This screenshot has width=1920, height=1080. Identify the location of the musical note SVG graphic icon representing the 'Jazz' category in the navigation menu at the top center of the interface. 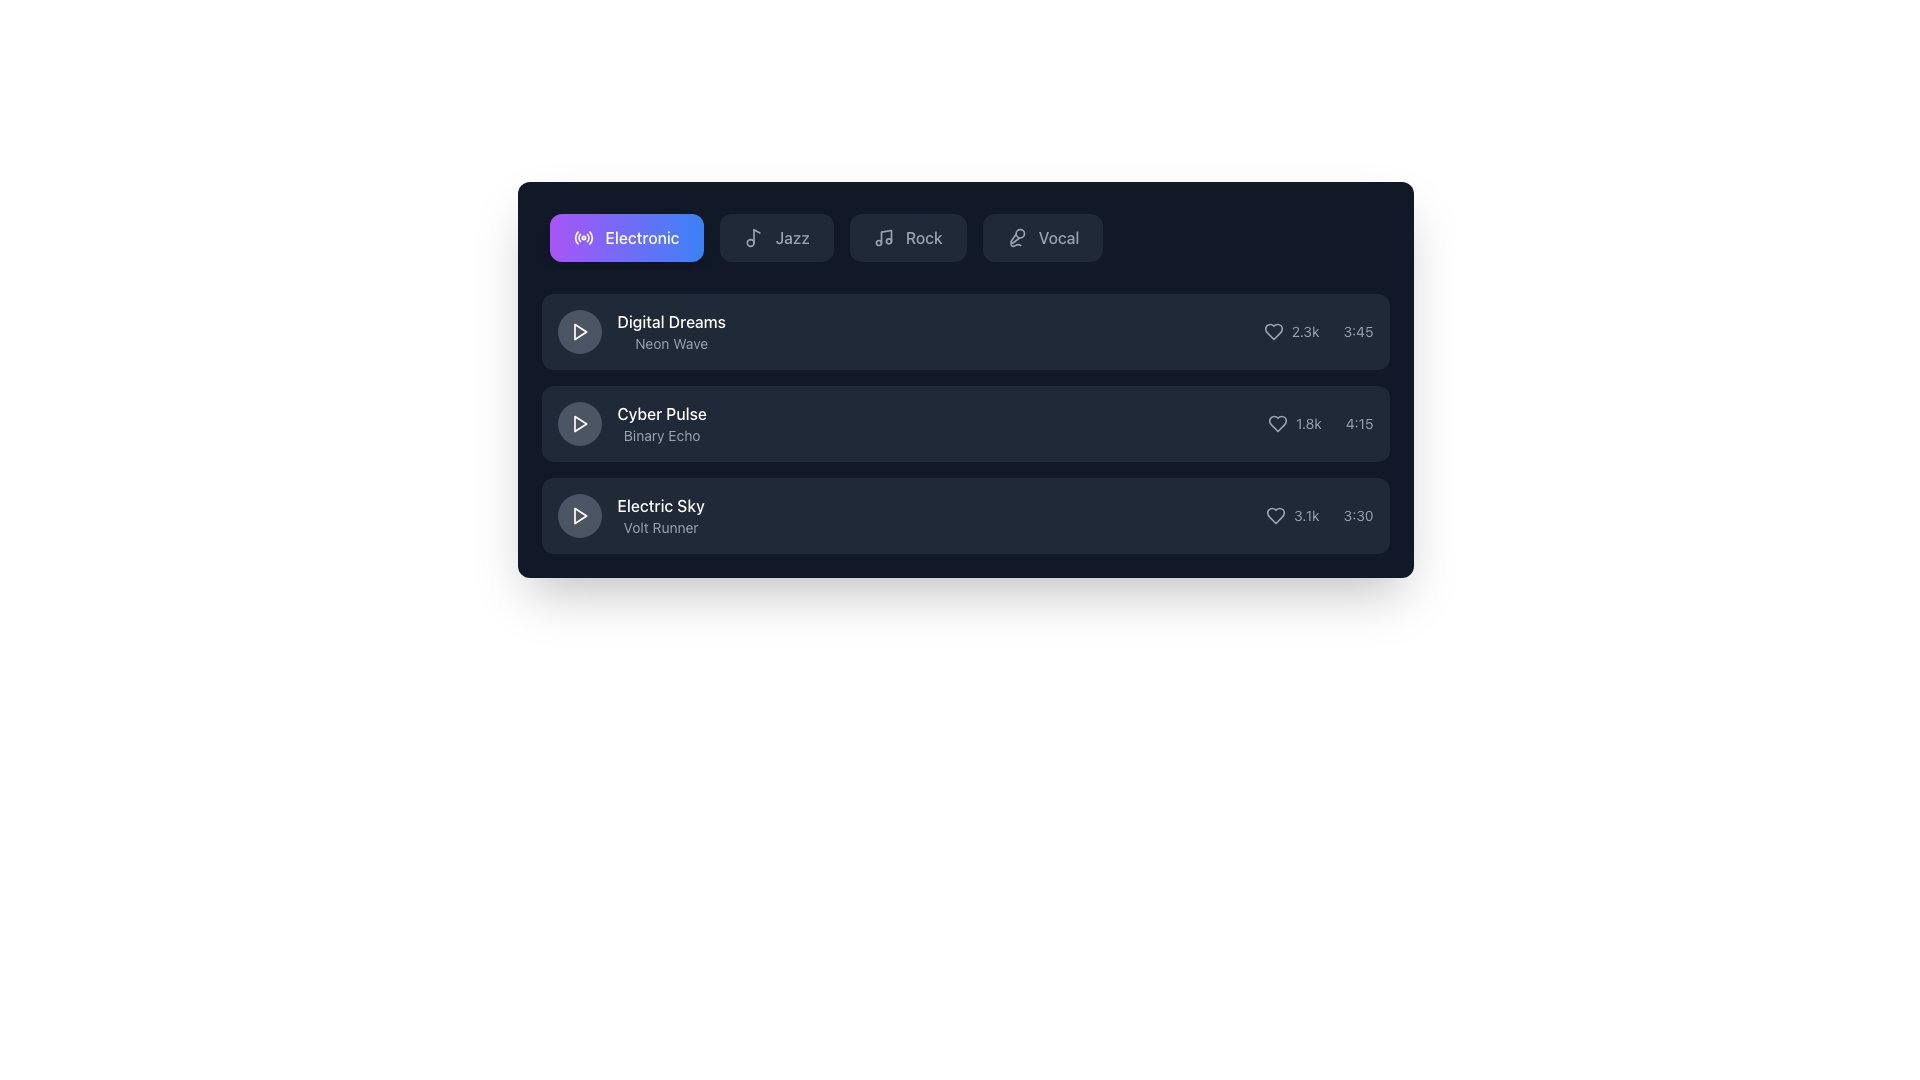
(755, 235).